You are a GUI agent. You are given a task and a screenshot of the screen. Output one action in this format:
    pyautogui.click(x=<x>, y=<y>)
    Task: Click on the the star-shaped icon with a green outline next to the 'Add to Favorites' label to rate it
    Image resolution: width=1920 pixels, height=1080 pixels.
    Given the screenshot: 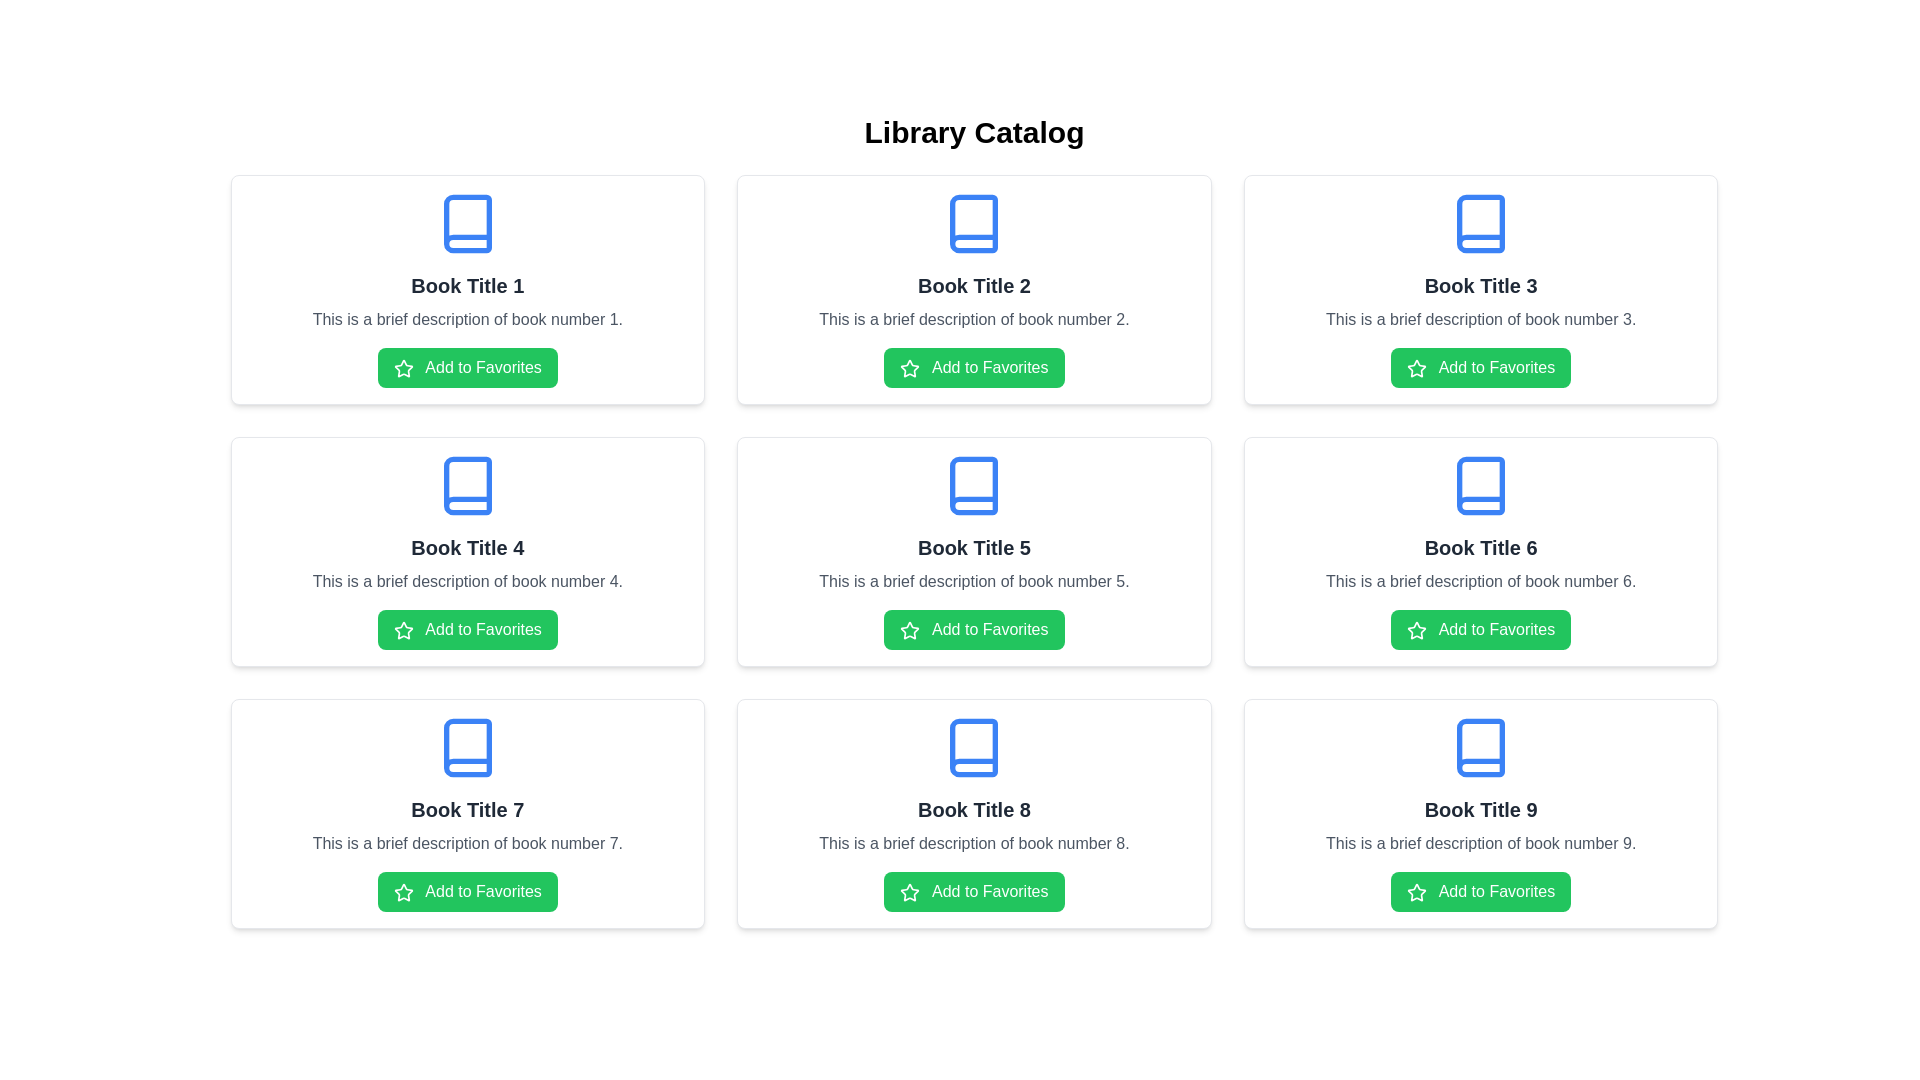 What is the action you would take?
    pyautogui.click(x=1416, y=368)
    